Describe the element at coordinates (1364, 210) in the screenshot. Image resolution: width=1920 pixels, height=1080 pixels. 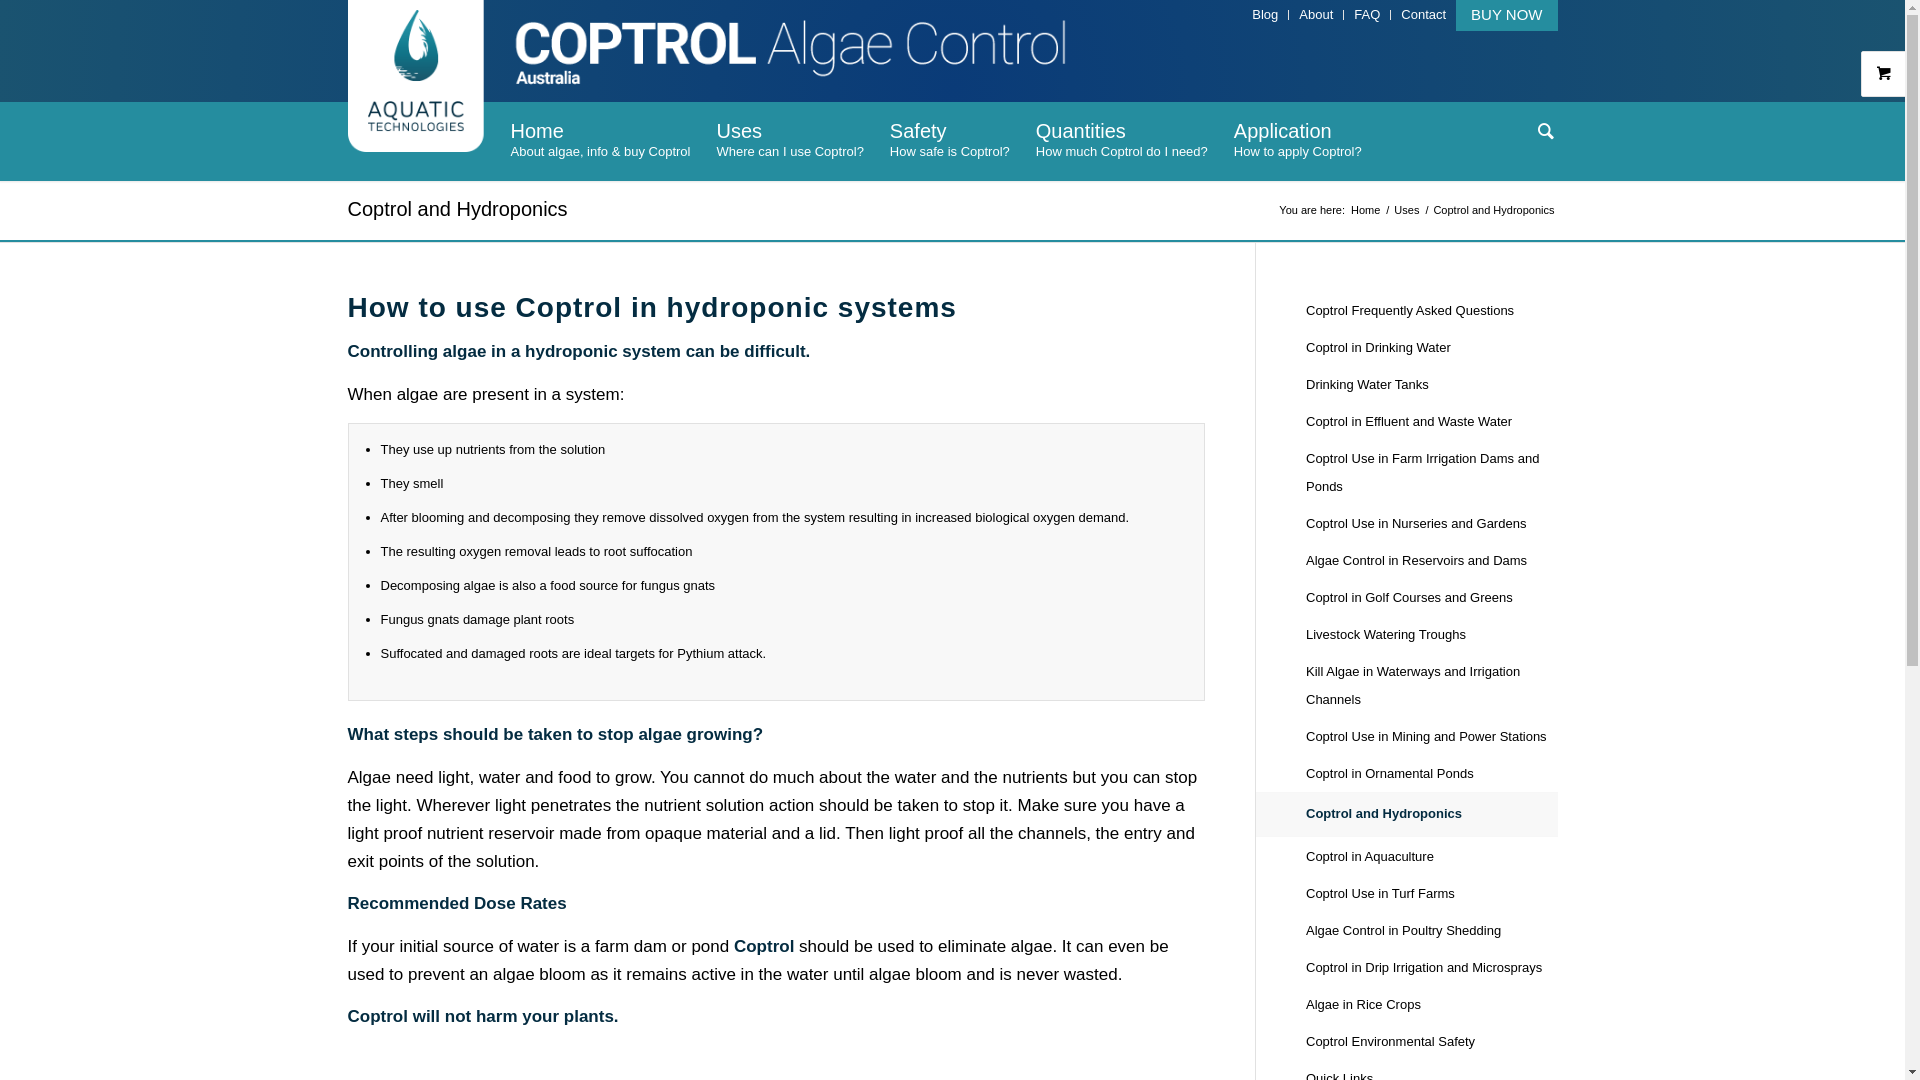
I see `'Home'` at that location.